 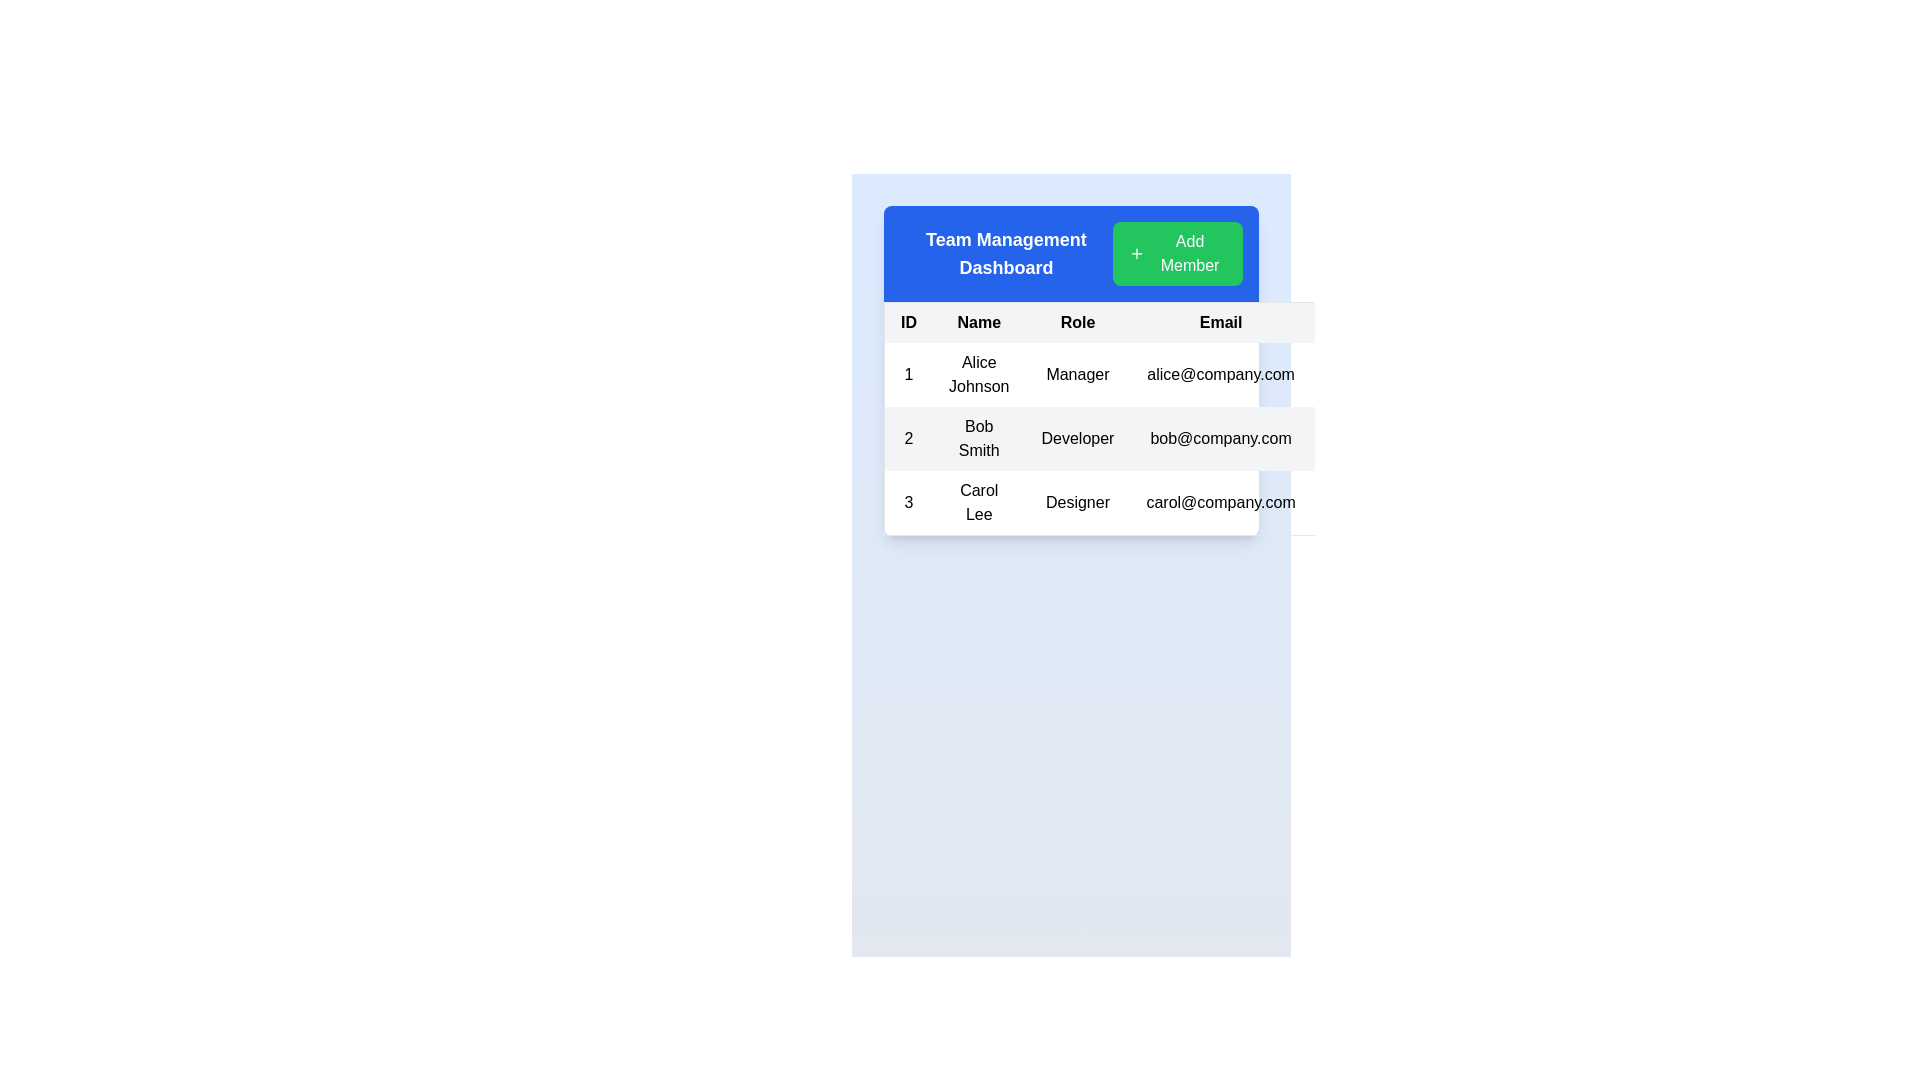 I want to click on the text label displaying the word 'Designer' located in the third row and third column of the table, which corresponds to the 'Role' column for 'Carol Lee', if it is interactive in another context, so click(x=1076, y=502).